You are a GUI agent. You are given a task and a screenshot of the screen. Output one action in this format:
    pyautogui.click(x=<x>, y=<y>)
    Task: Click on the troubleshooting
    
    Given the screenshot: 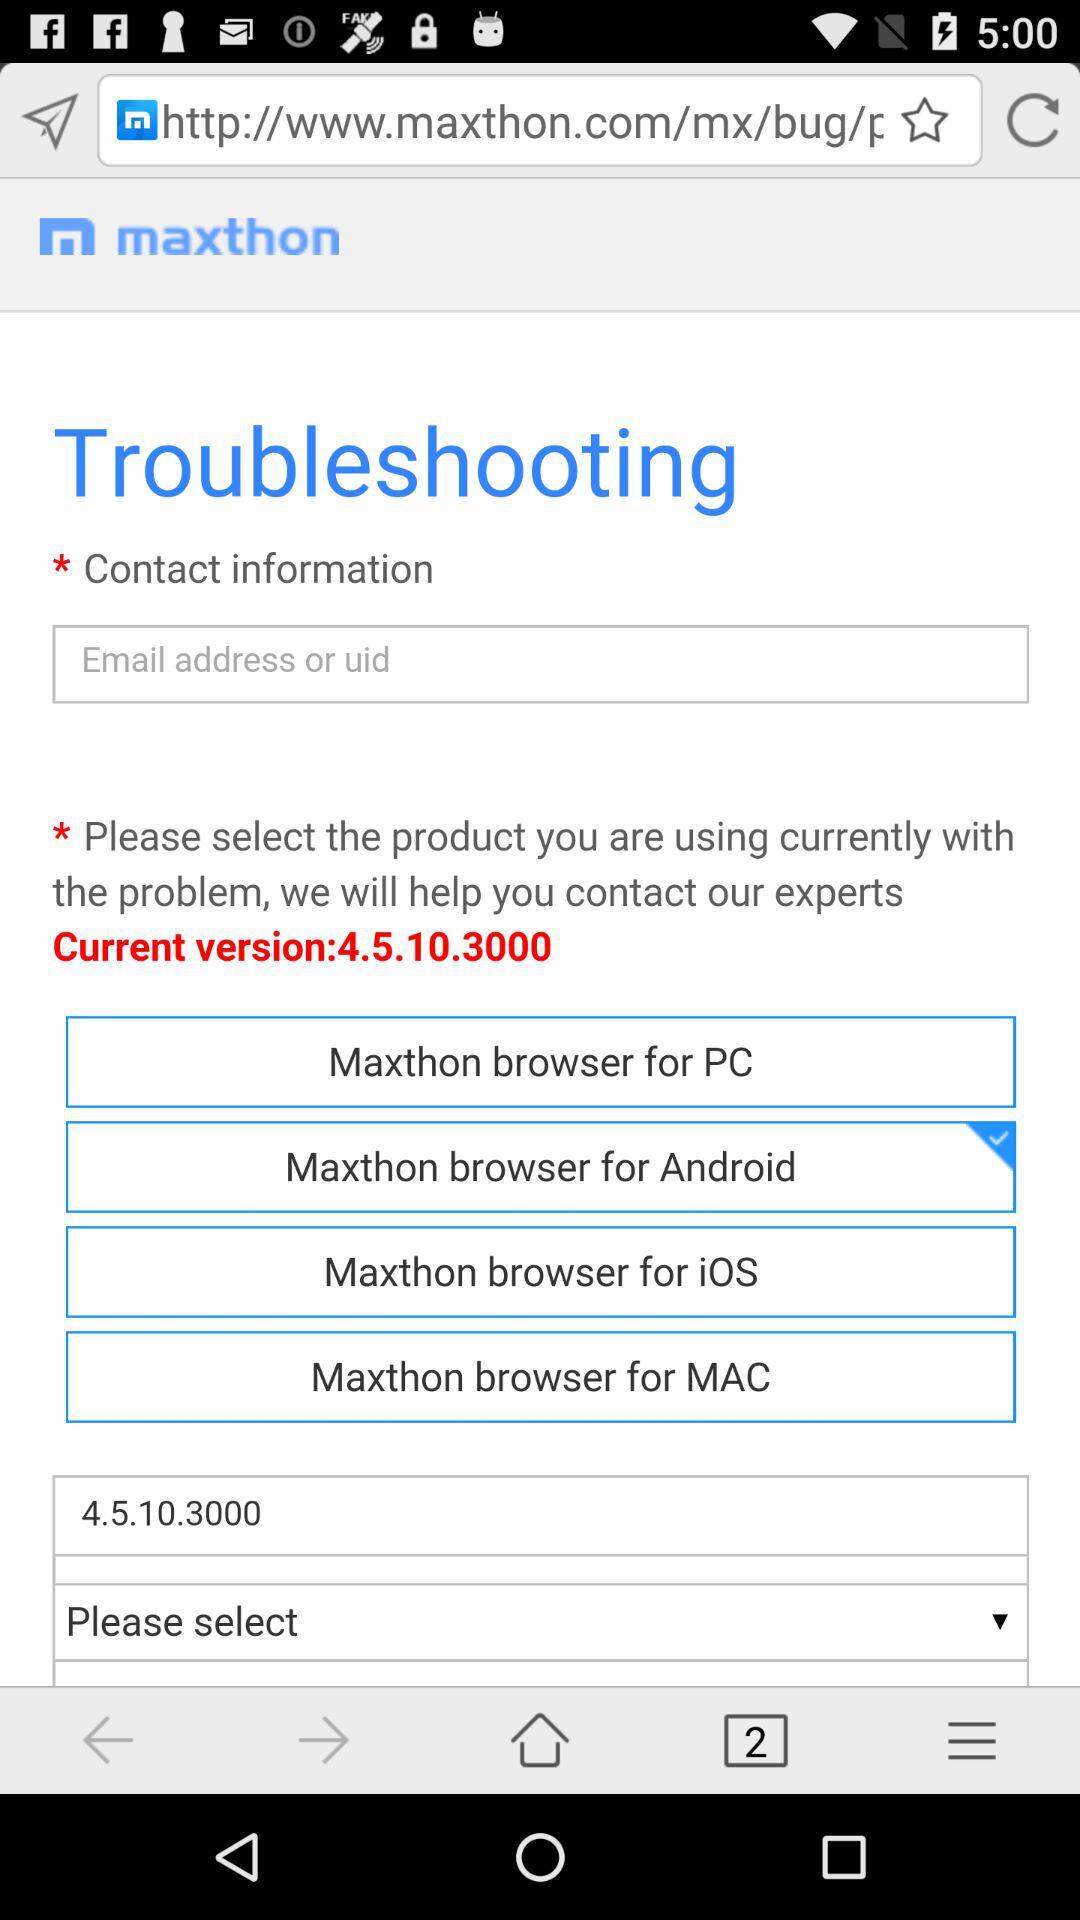 What is the action you would take?
    pyautogui.click(x=540, y=986)
    